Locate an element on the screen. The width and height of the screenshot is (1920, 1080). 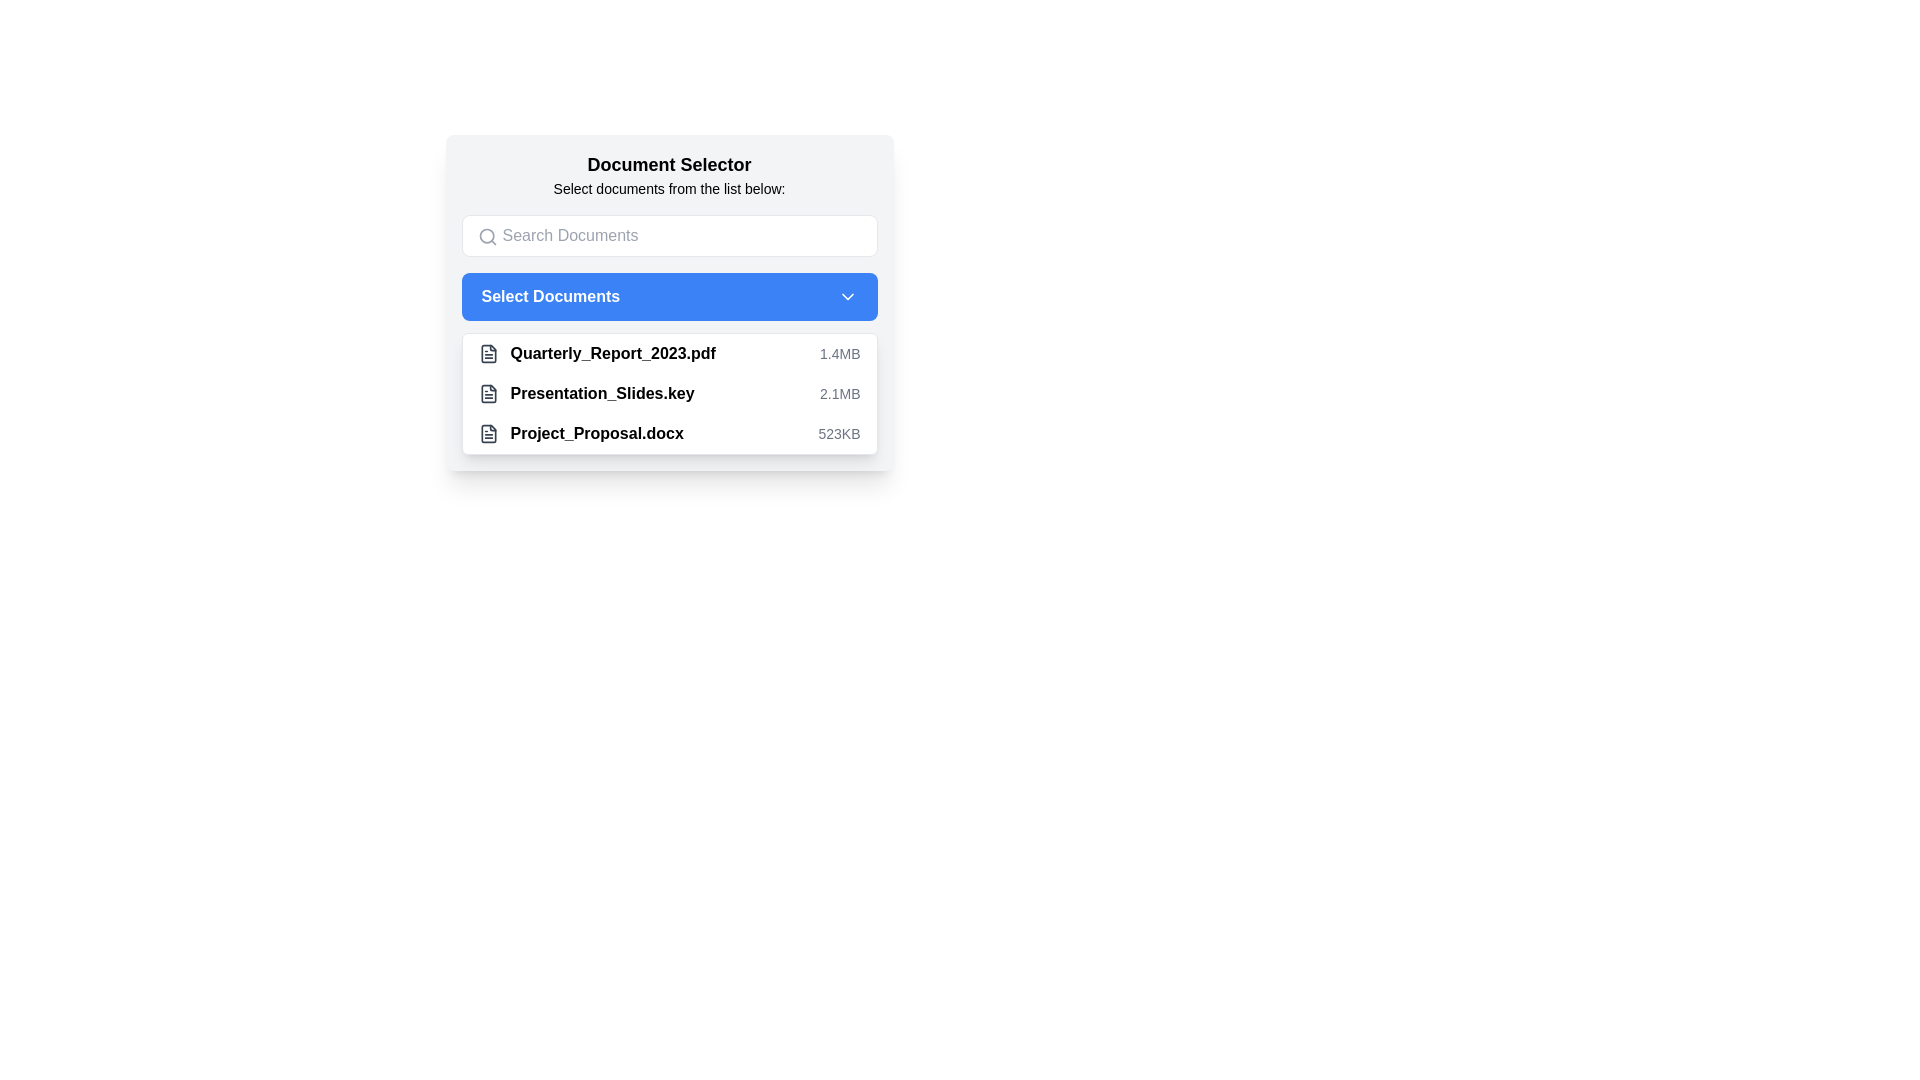
the dropdown button located in the 'Document Selector' interface is located at coordinates (669, 297).